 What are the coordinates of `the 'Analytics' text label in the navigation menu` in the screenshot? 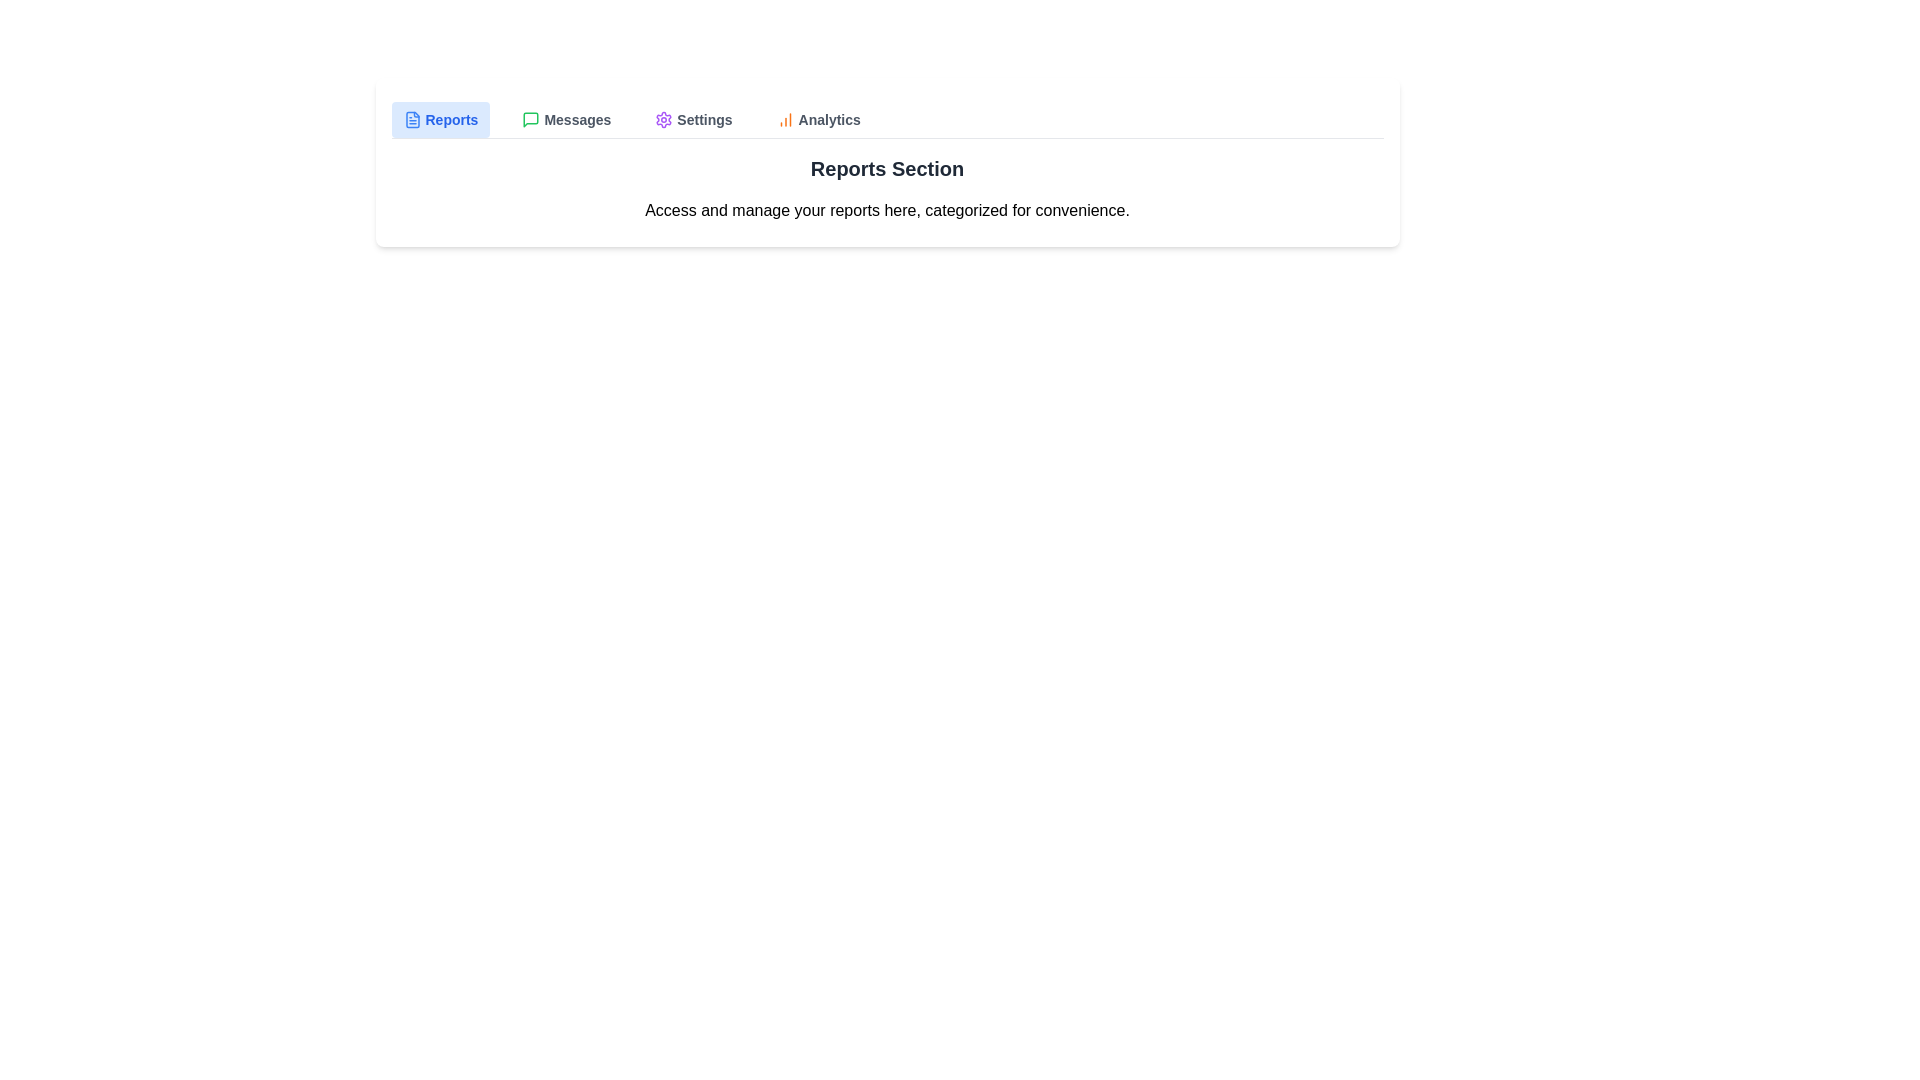 It's located at (829, 119).